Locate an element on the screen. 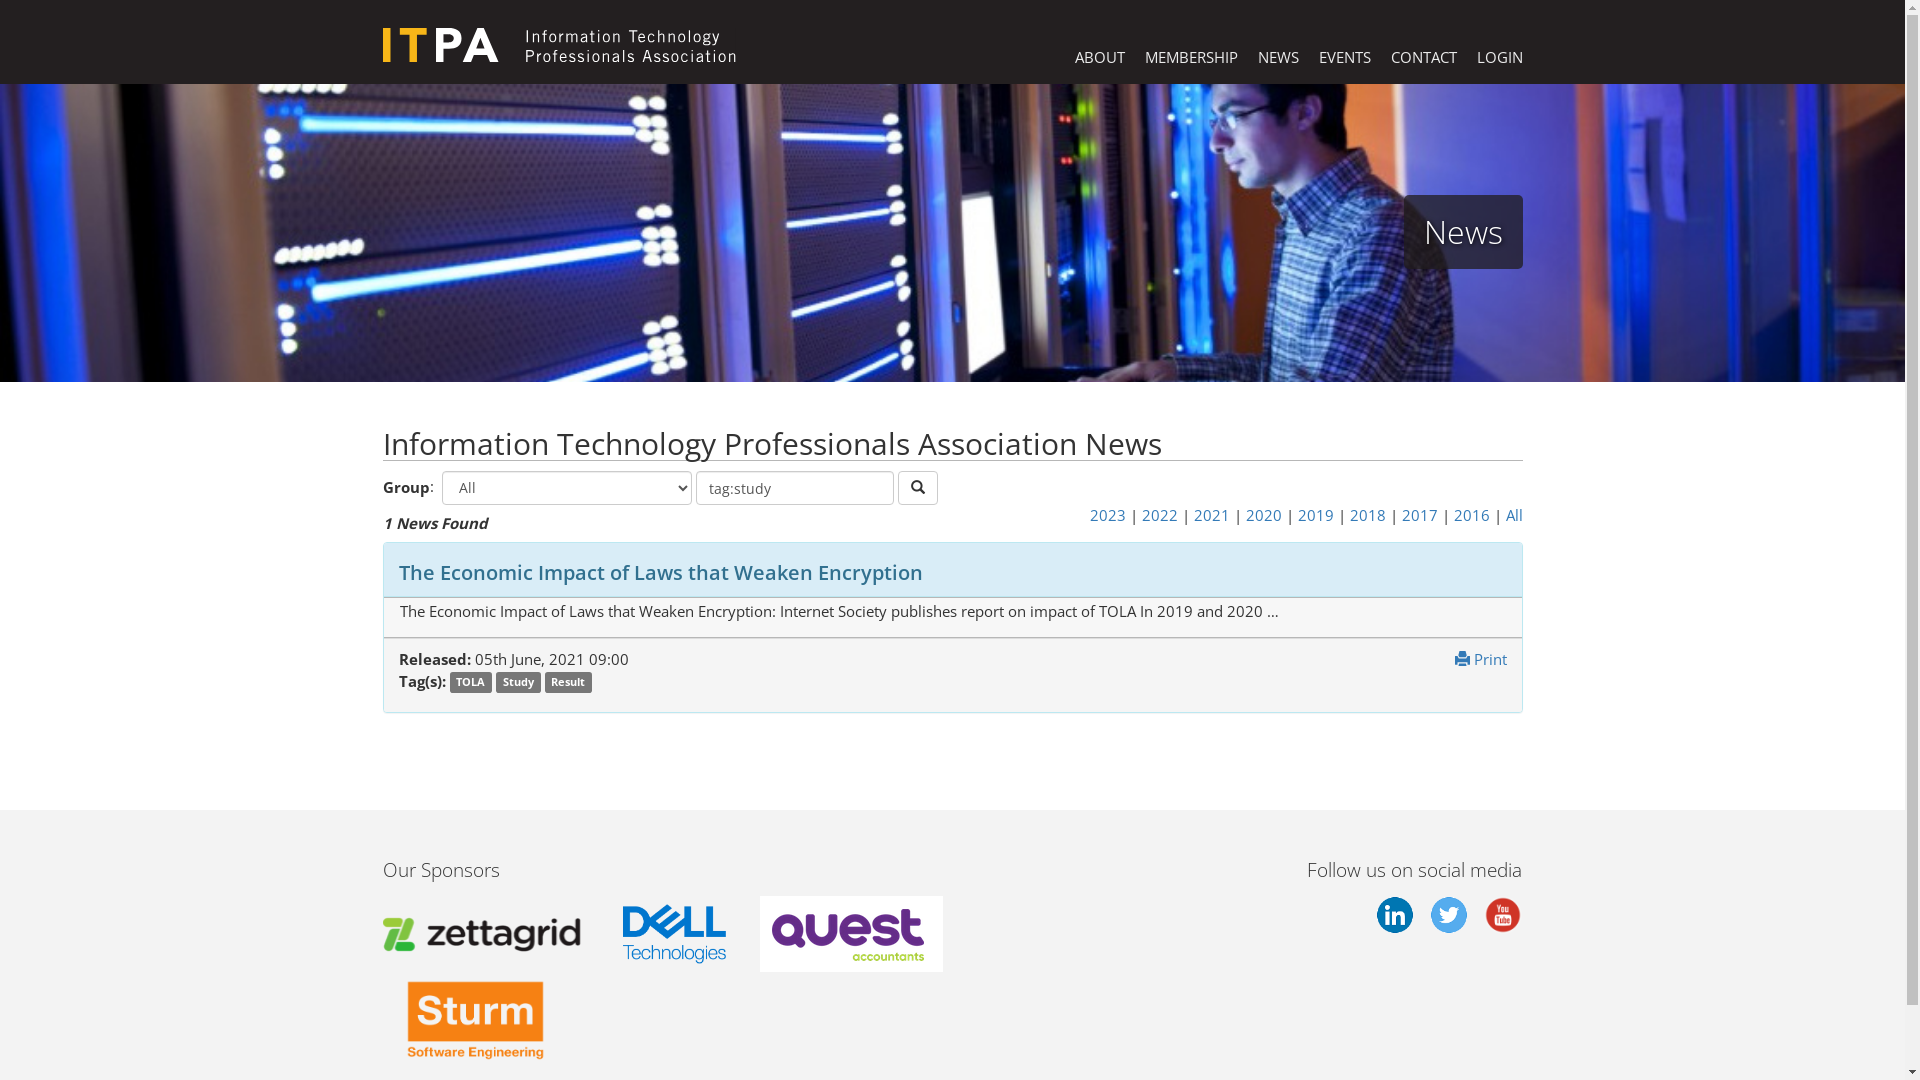 The width and height of the screenshot is (1920, 1080). 'Sturm Software Engineering' is located at coordinates (474, 1015).